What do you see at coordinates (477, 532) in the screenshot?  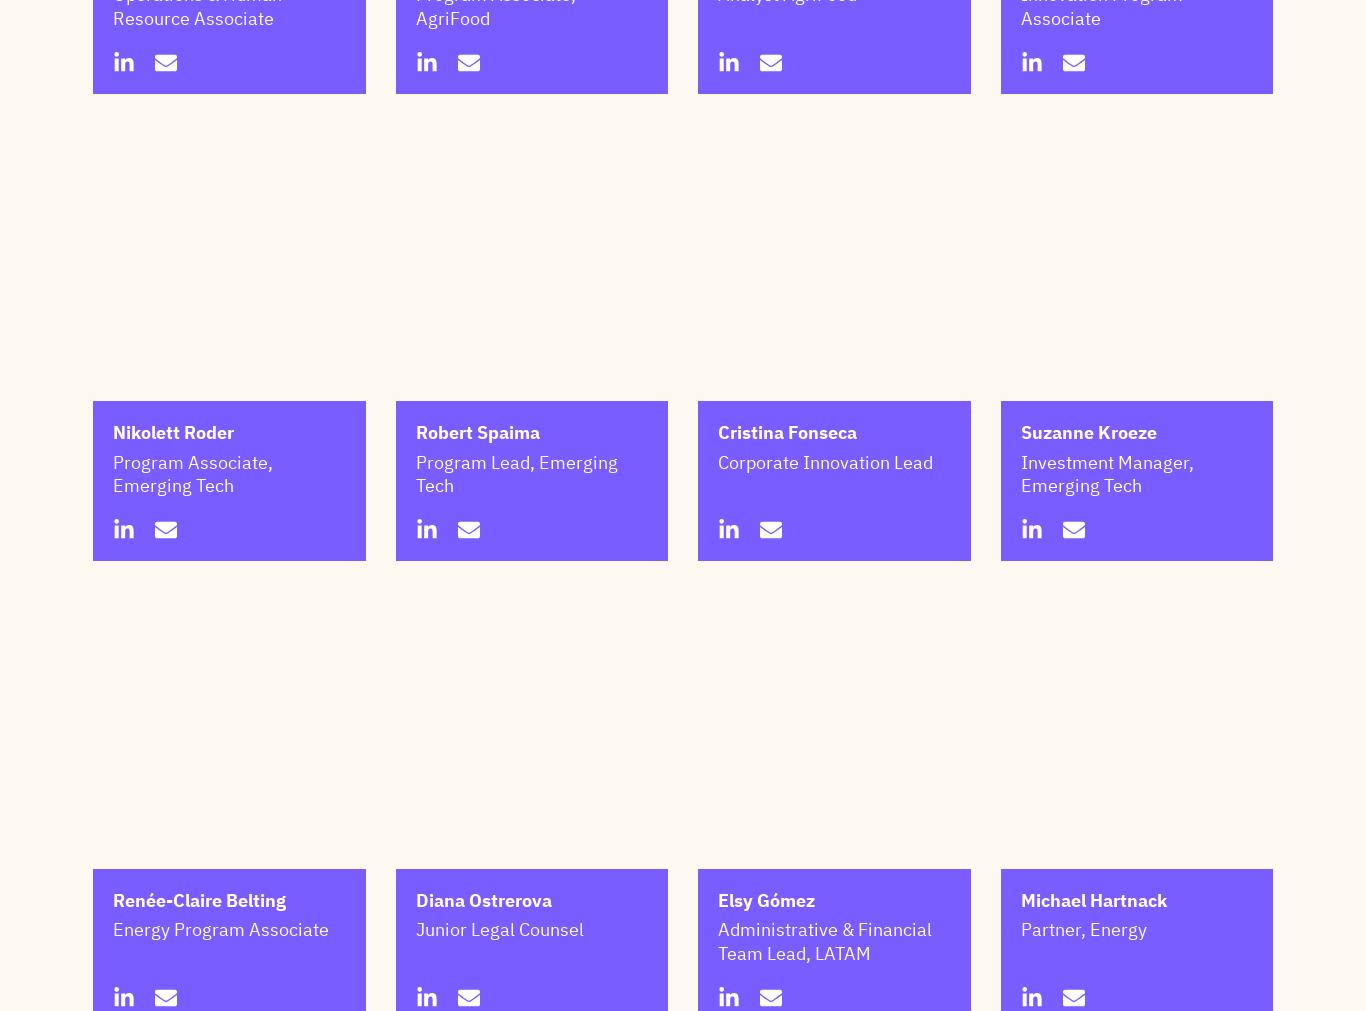 I see `'Robert Spaima'` at bounding box center [477, 532].